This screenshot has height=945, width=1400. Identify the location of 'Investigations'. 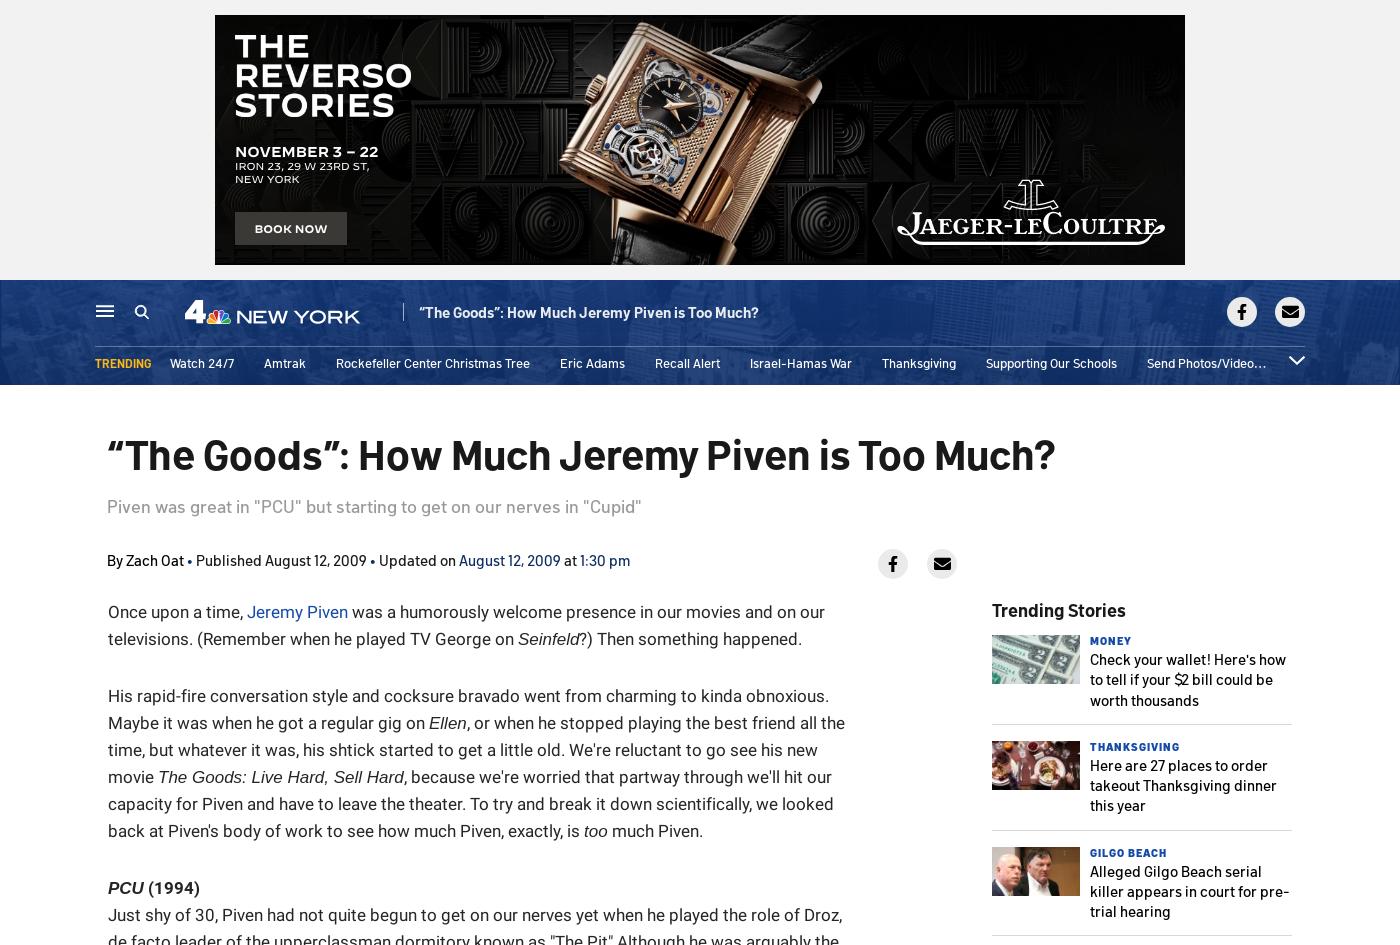
(558, 314).